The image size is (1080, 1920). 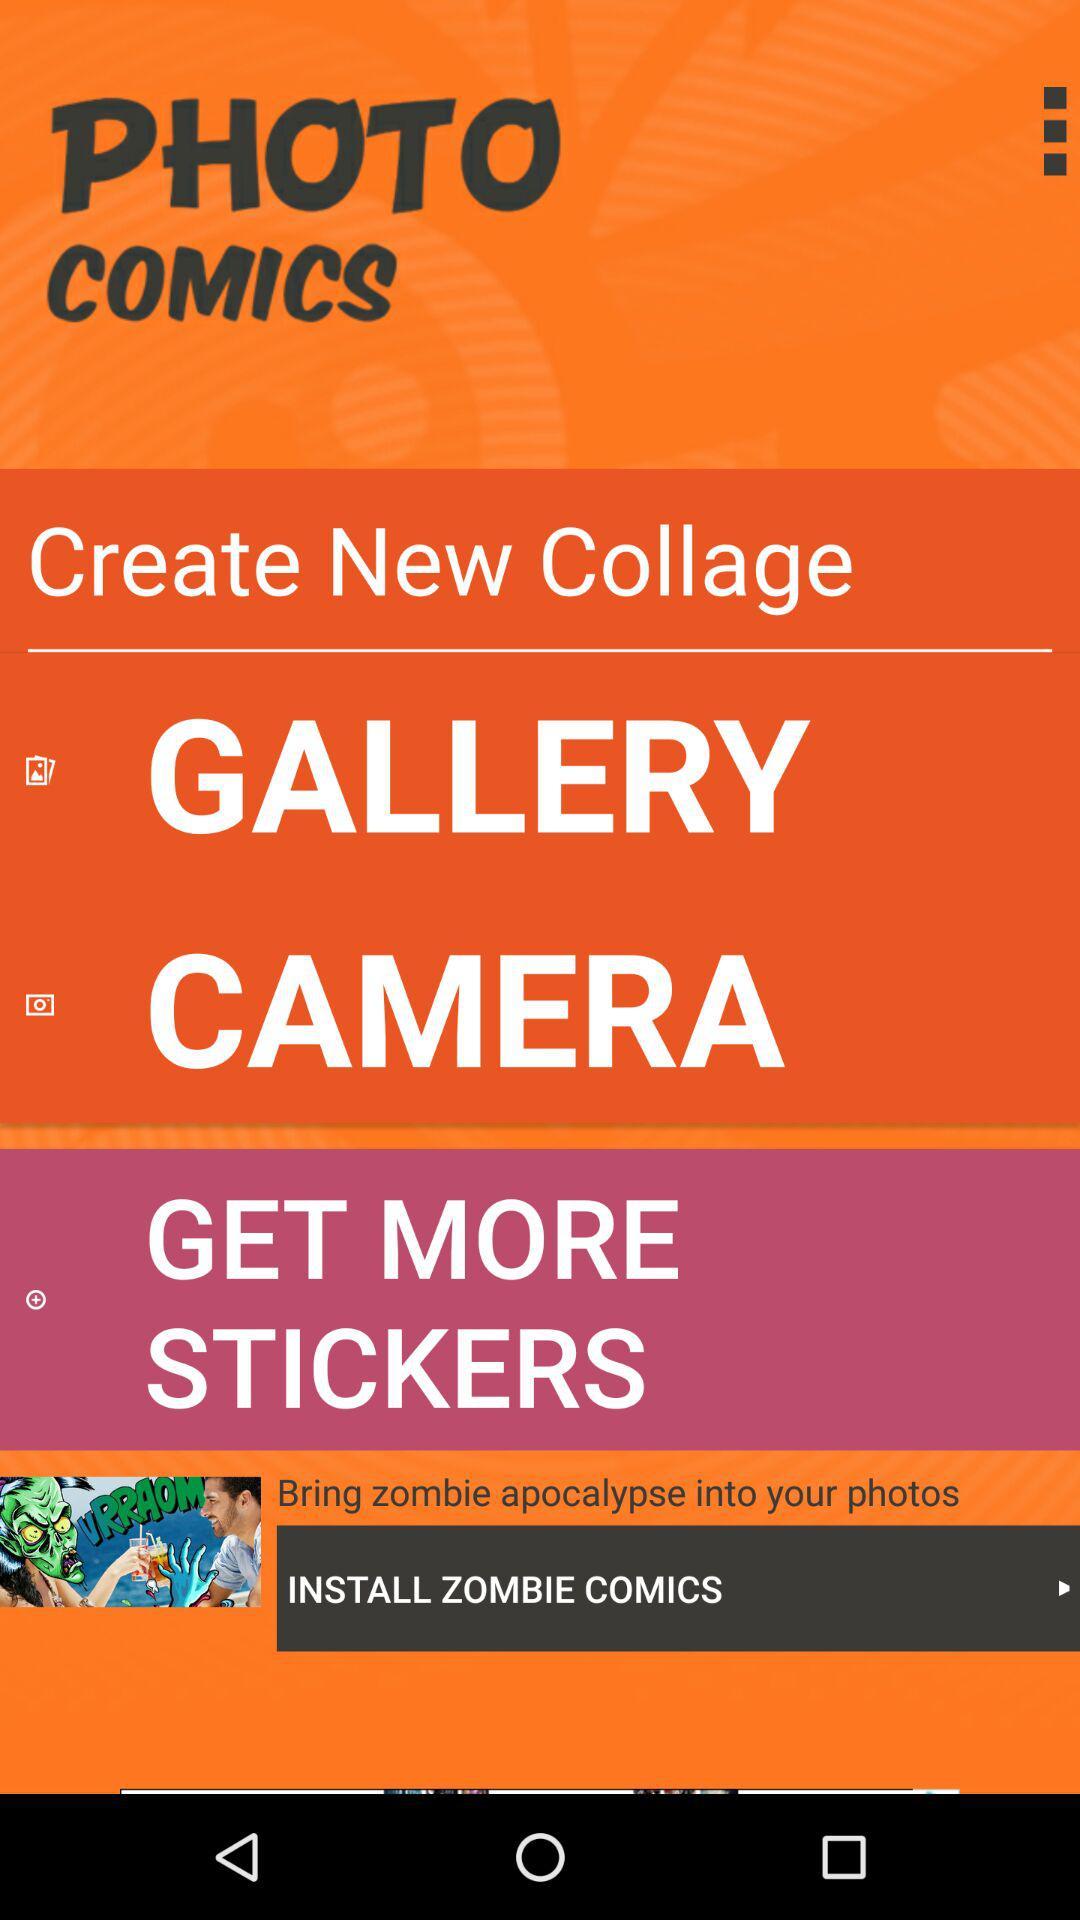 I want to click on the more icon, so click(x=1014, y=130).